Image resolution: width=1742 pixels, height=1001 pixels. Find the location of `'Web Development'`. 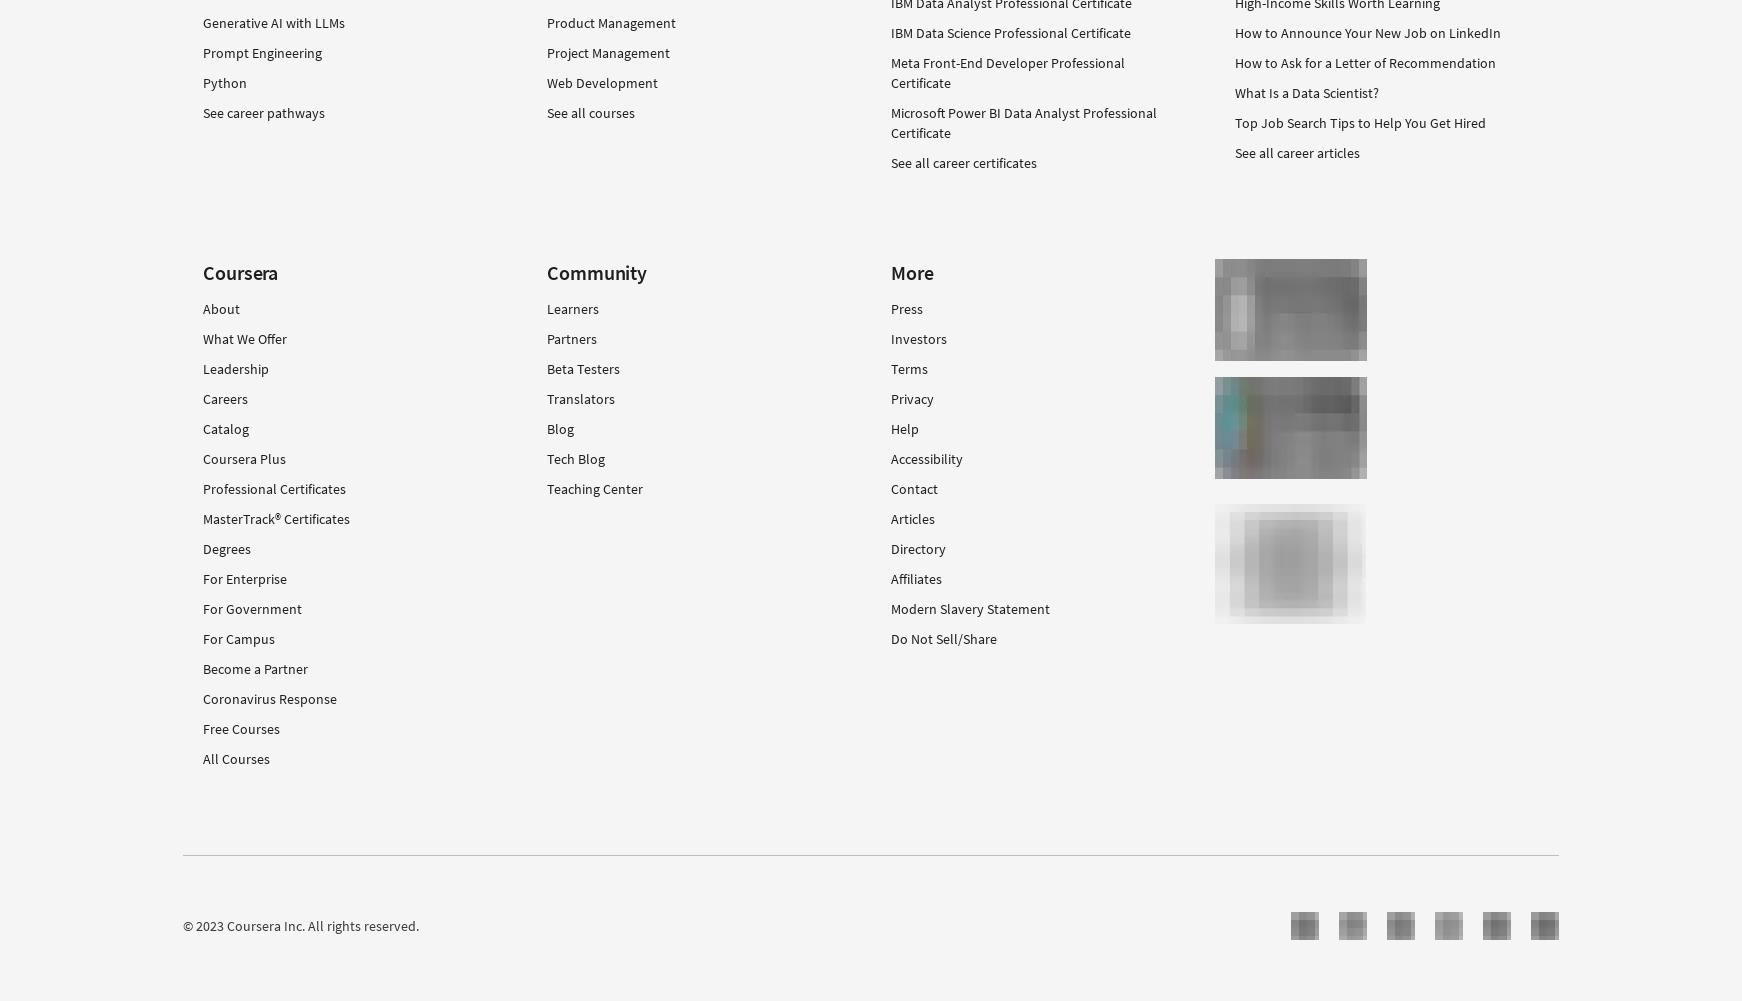

'Web Development' is located at coordinates (601, 81).